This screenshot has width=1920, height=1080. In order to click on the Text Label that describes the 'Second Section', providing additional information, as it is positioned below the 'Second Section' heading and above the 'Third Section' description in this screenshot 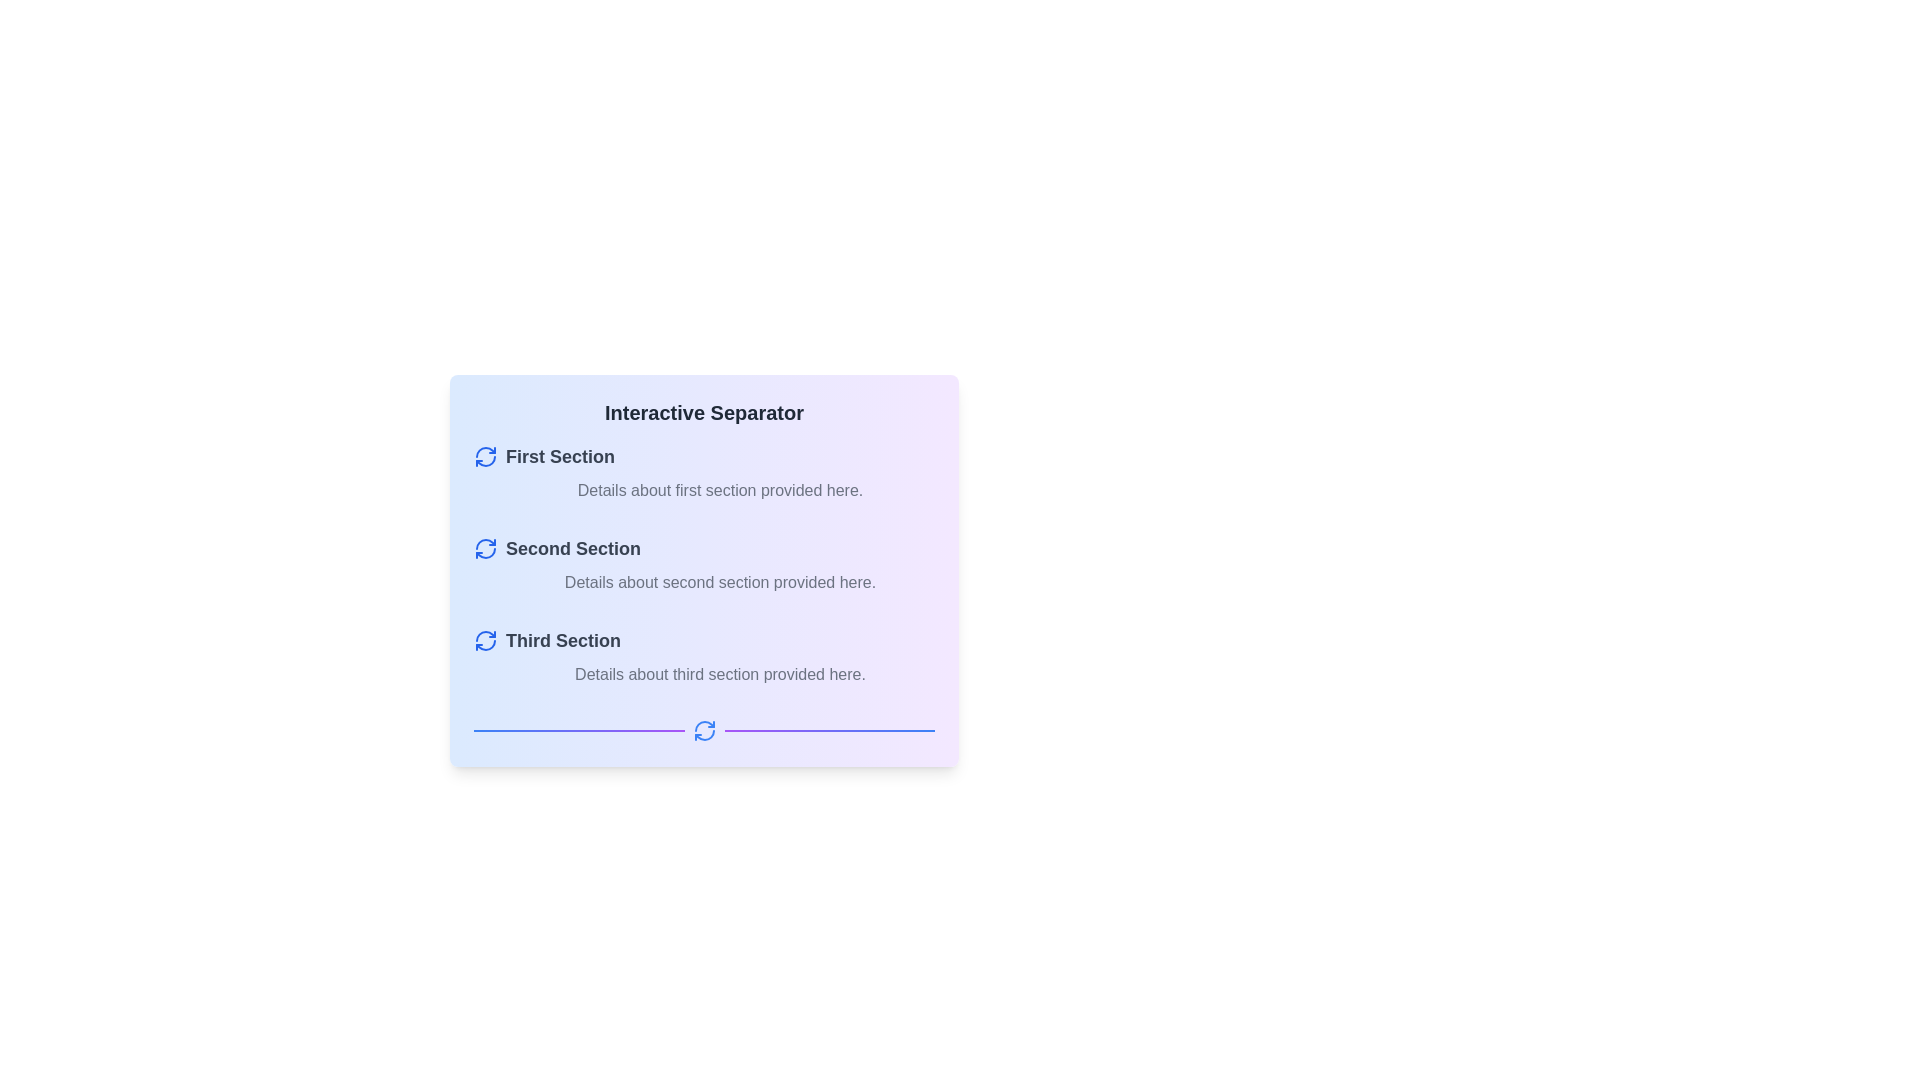, I will do `click(720, 582)`.